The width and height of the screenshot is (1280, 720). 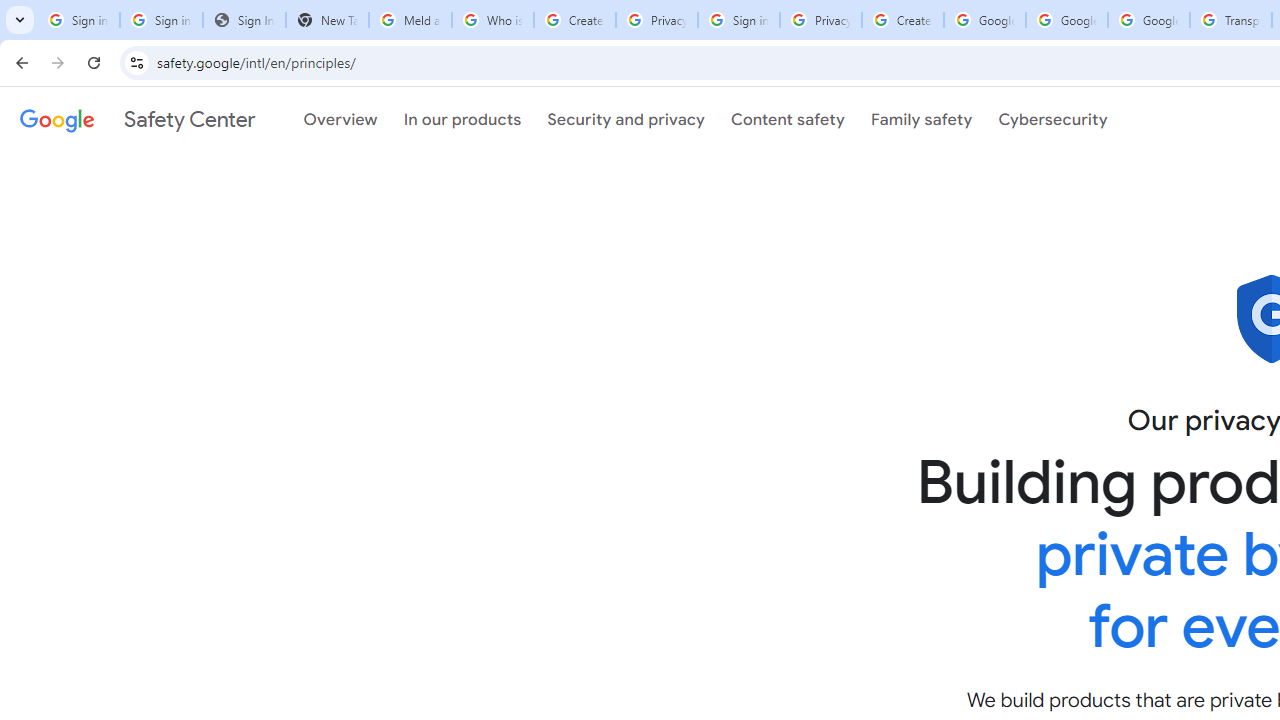 I want to click on 'Safety Center', so click(x=136, y=119).